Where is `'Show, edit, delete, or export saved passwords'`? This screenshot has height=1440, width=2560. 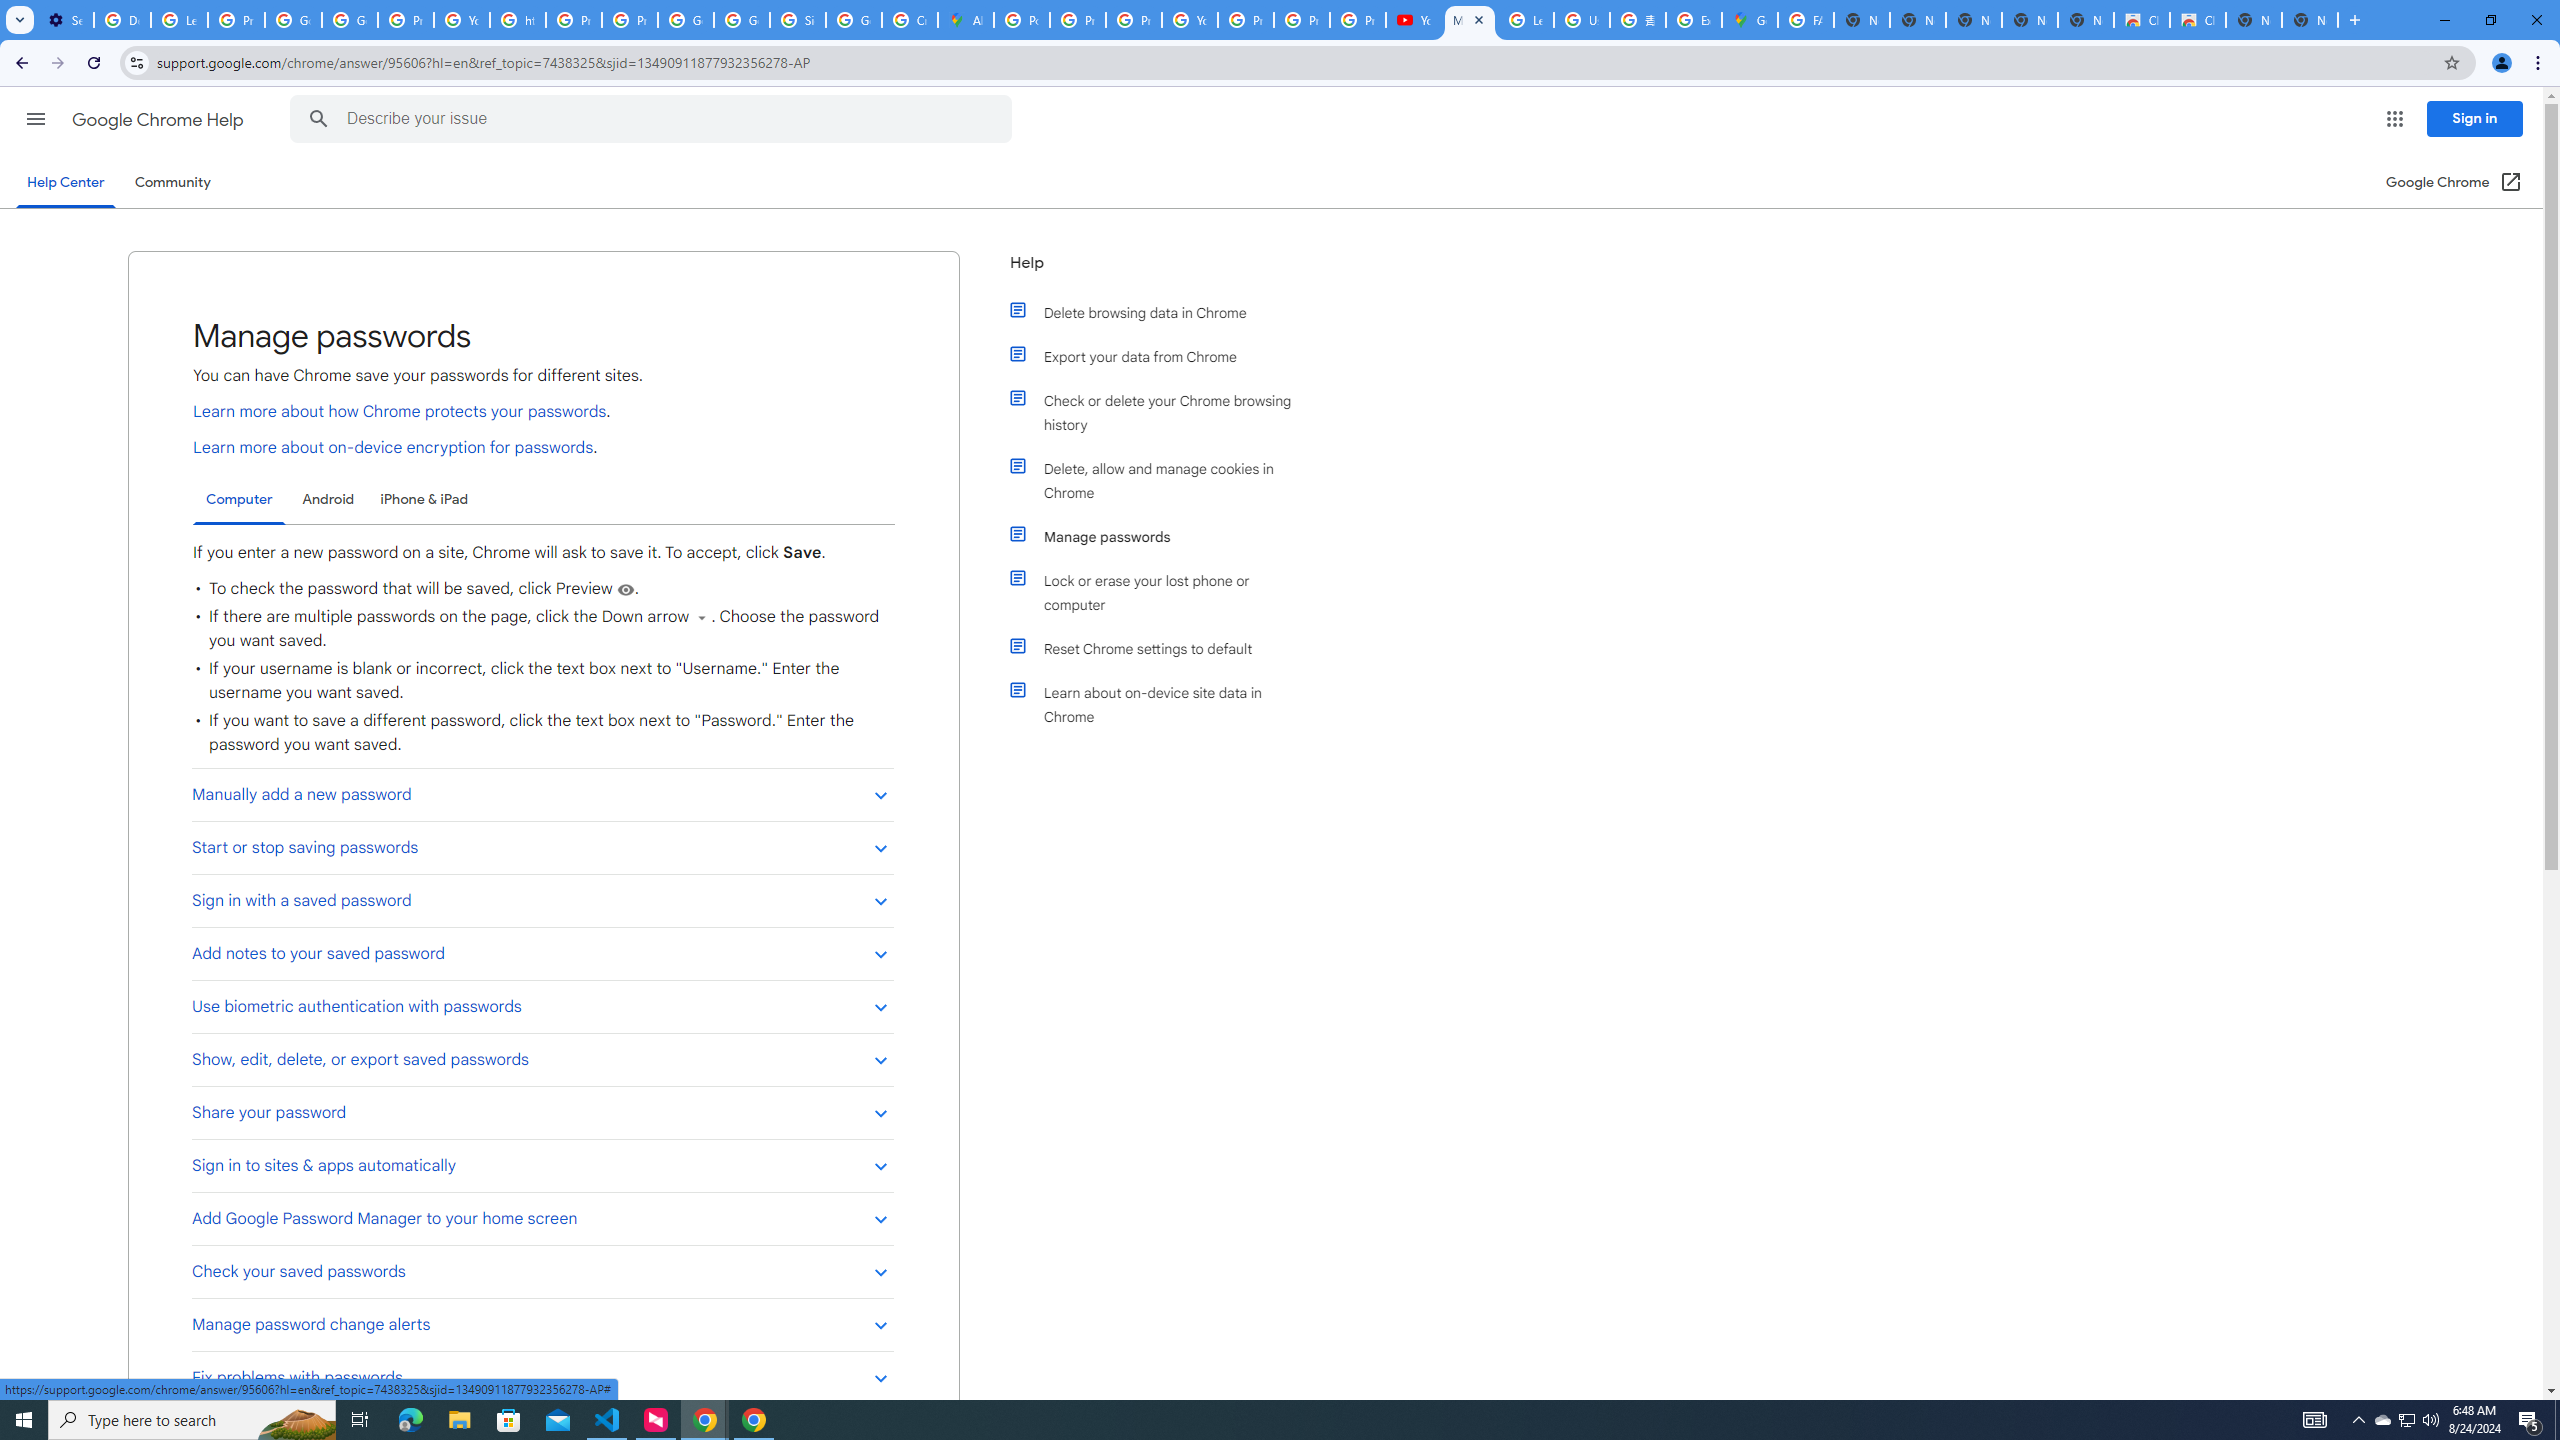
'Show, edit, delete, or export saved passwords' is located at coordinates (542, 1058).